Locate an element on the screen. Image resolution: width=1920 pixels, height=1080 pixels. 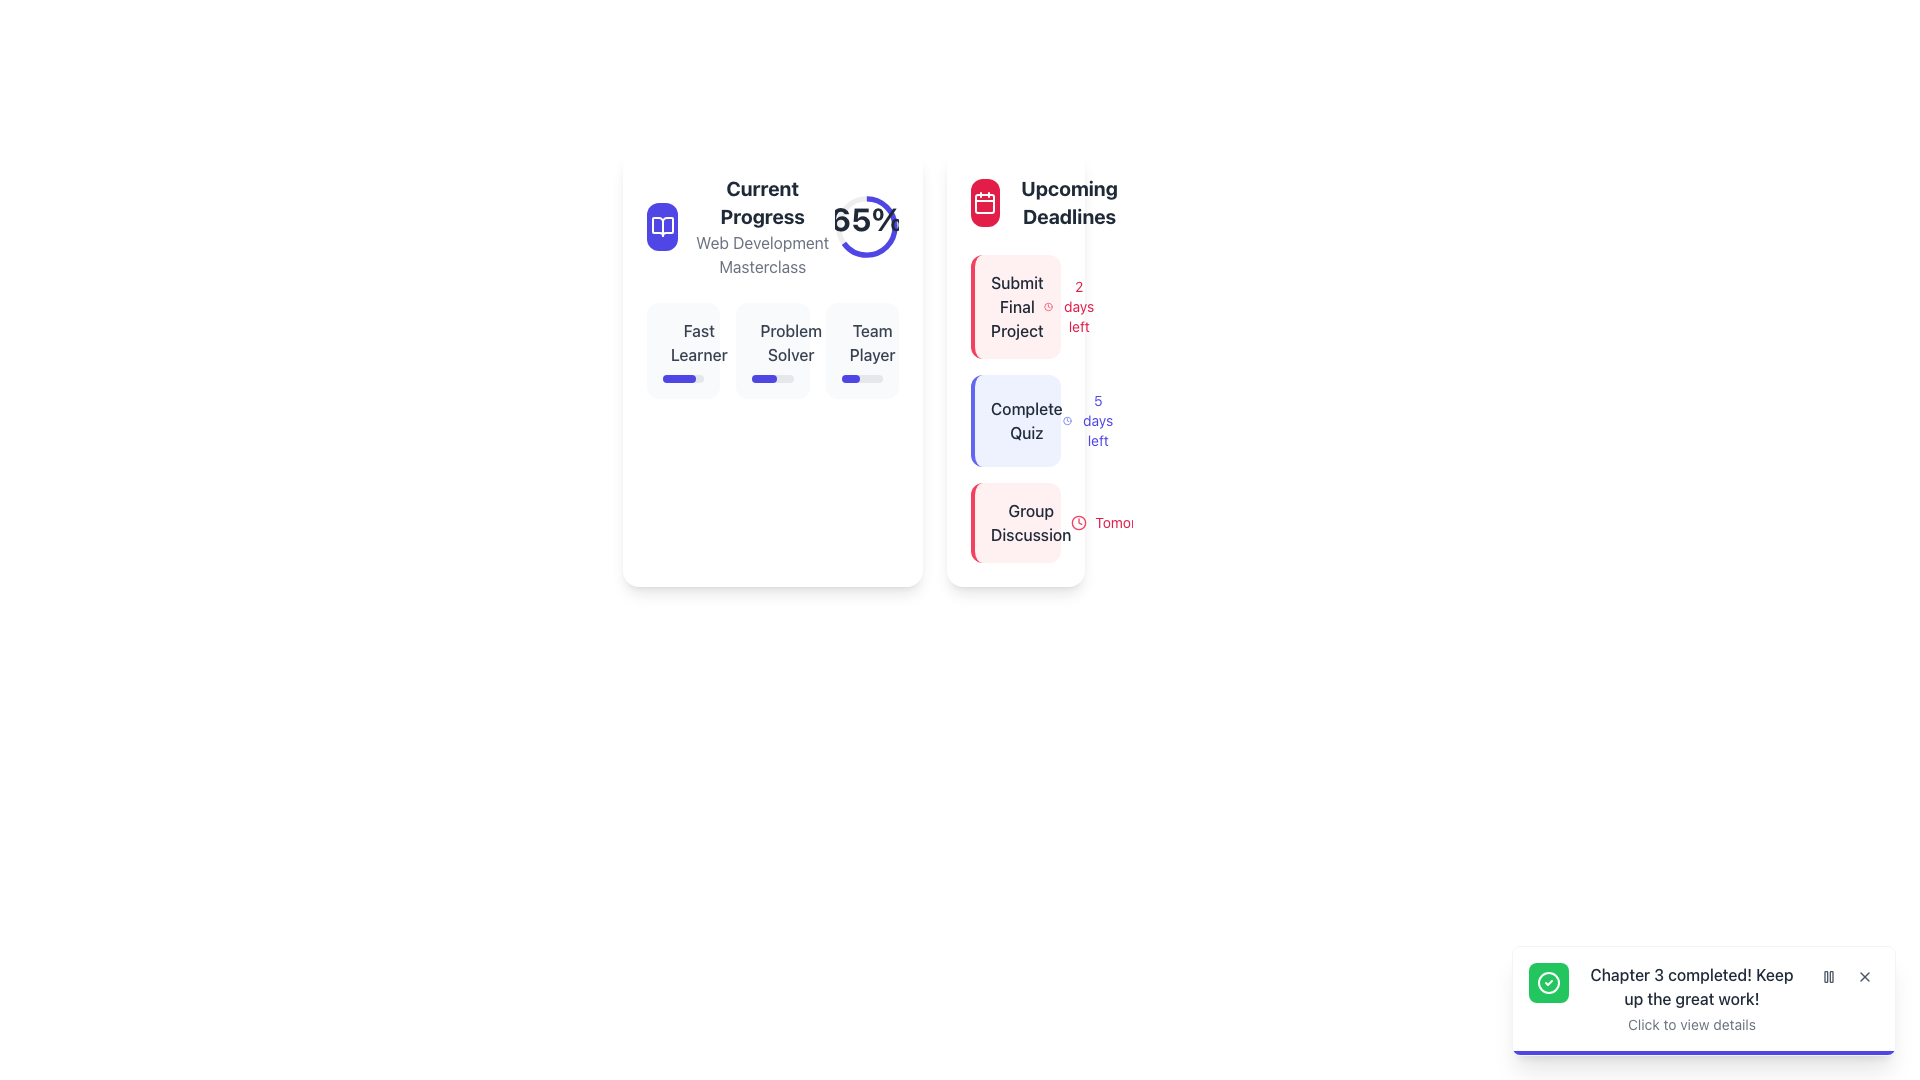
the Notification card located at the bottom-right corner of the interface is located at coordinates (1703, 1001).